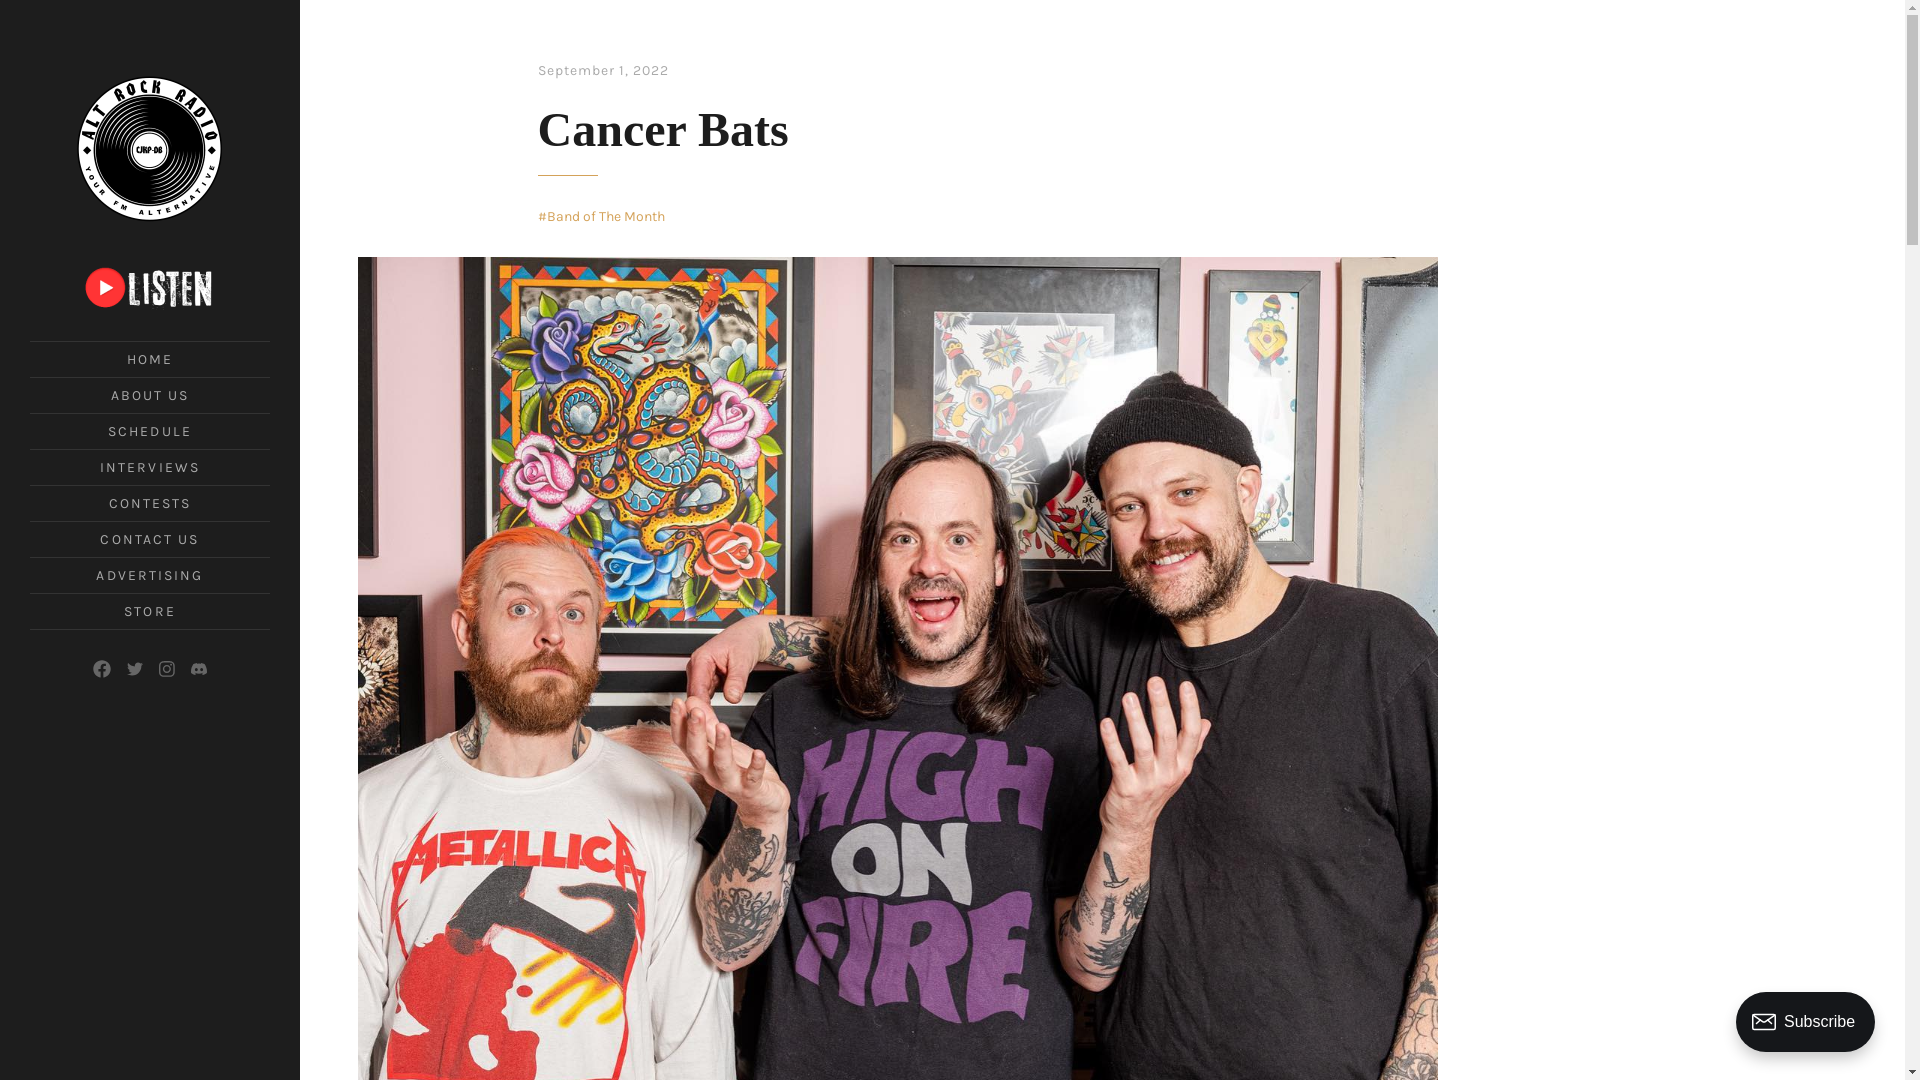  Describe the element at coordinates (148, 538) in the screenshot. I see `'CONTACT US'` at that location.